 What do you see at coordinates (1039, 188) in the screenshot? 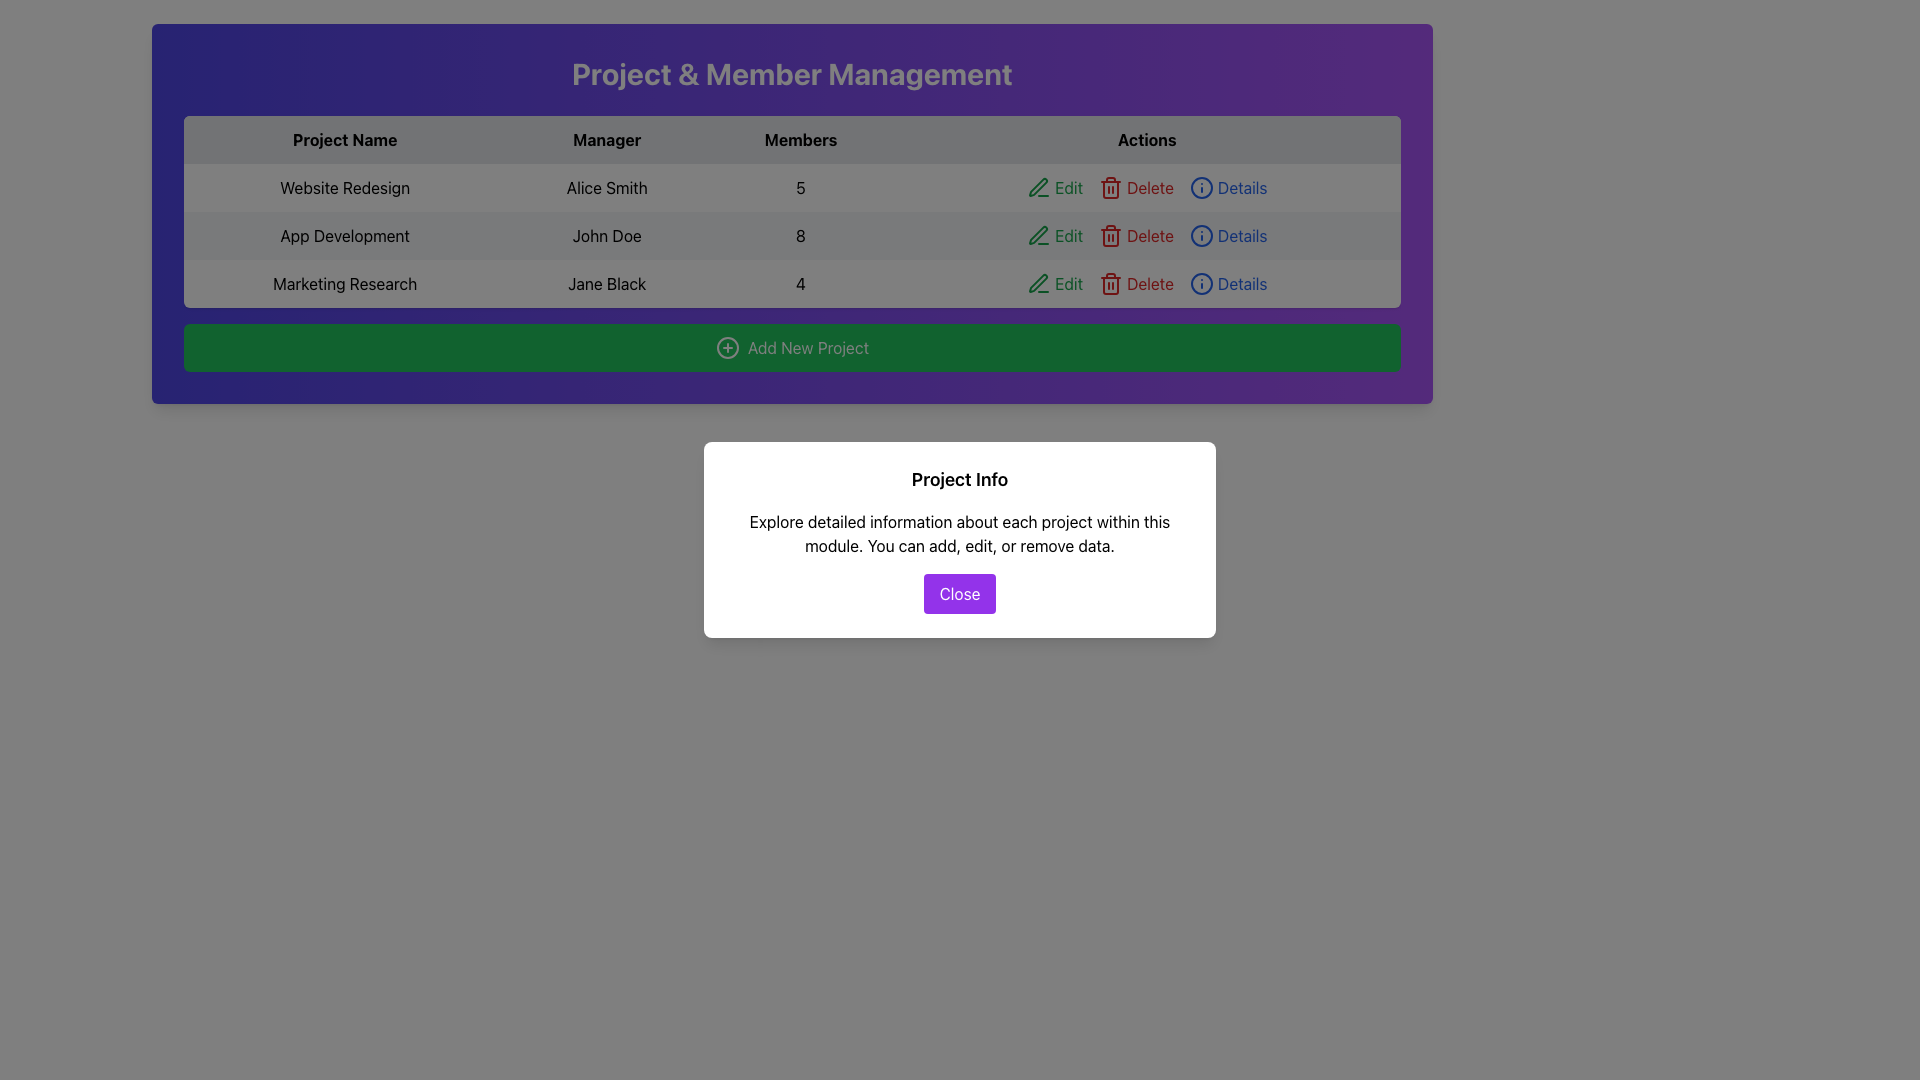
I see `the edit icon located to the left of the 'Edit' text in the Actions column of the first row, adjacent to the 'Delete' and 'Details' options` at bounding box center [1039, 188].